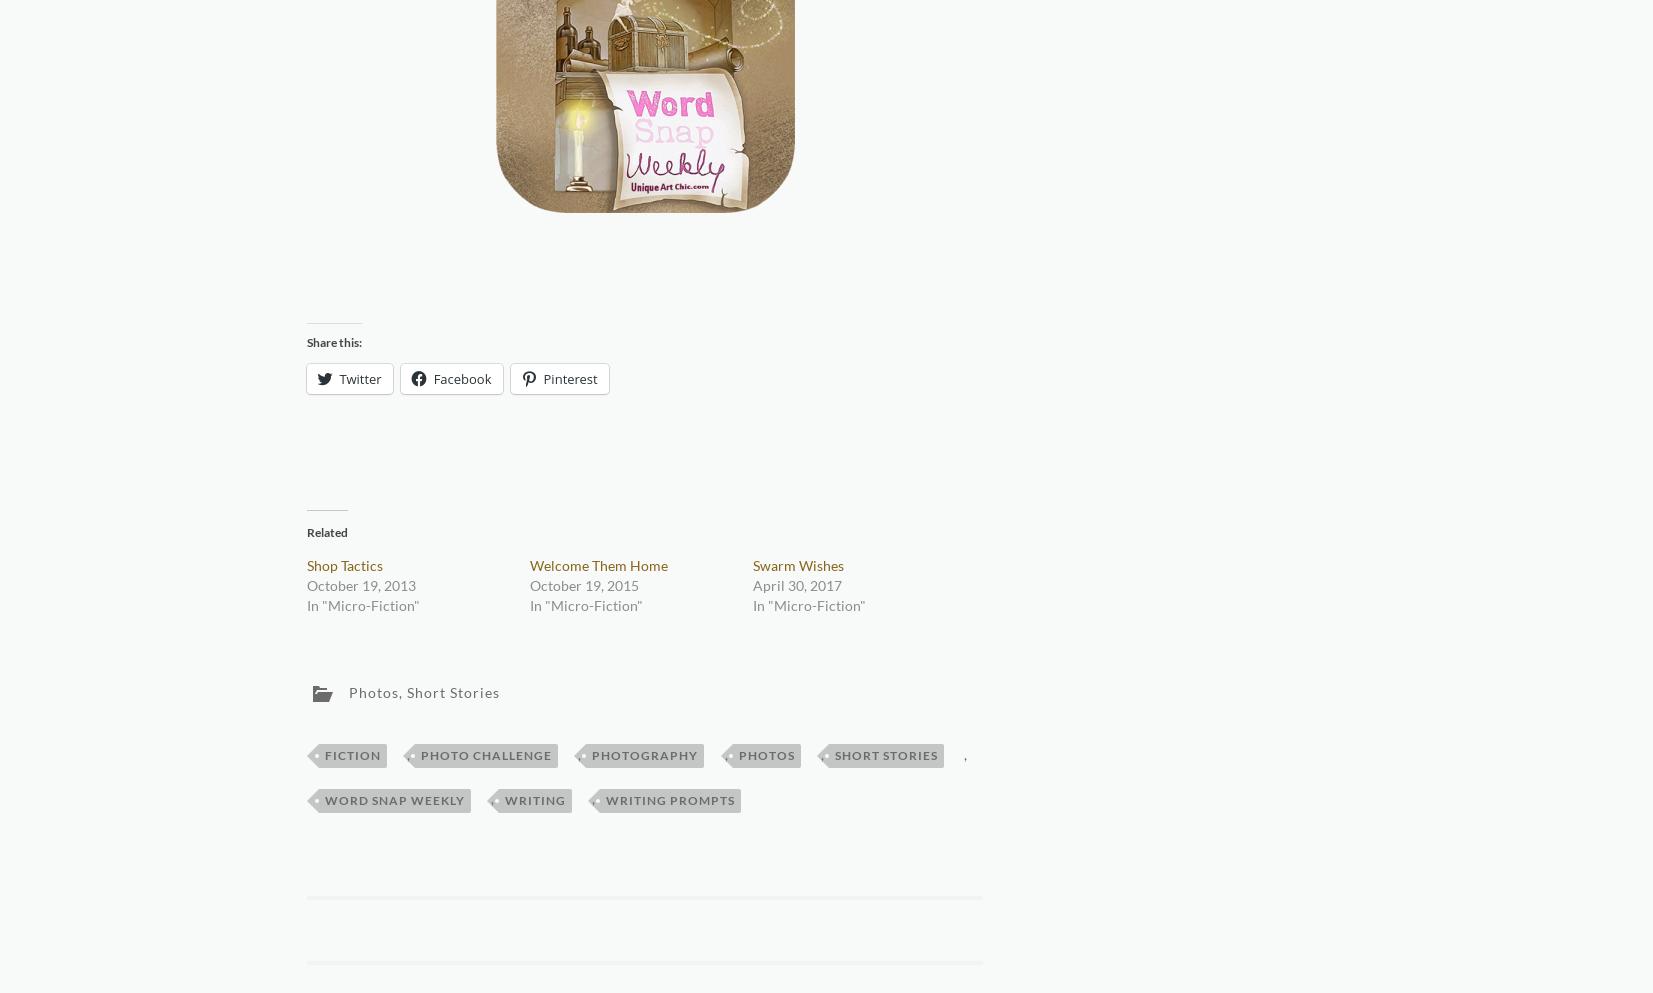 This screenshot has width=1653, height=993. Describe the element at coordinates (325, 532) in the screenshot. I see `'Related'` at that location.